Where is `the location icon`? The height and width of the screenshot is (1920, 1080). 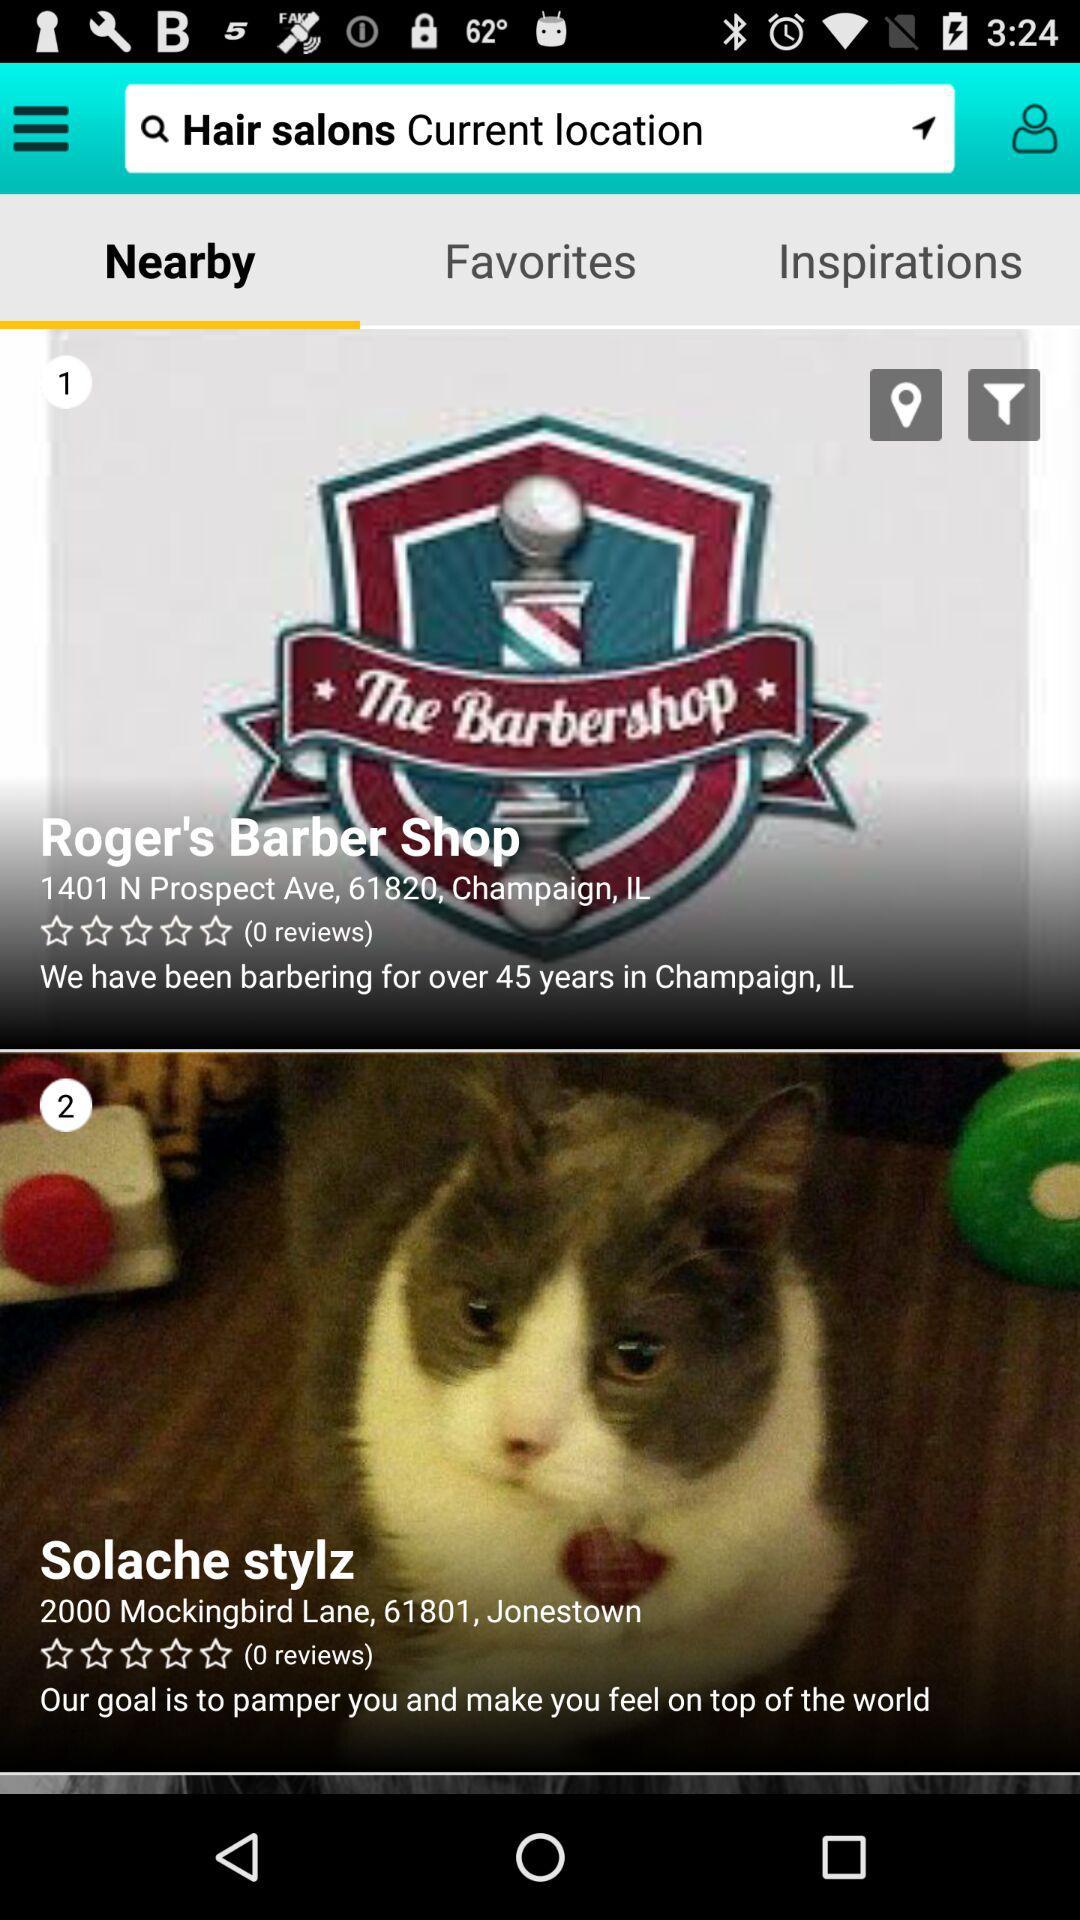
the location icon is located at coordinates (906, 432).